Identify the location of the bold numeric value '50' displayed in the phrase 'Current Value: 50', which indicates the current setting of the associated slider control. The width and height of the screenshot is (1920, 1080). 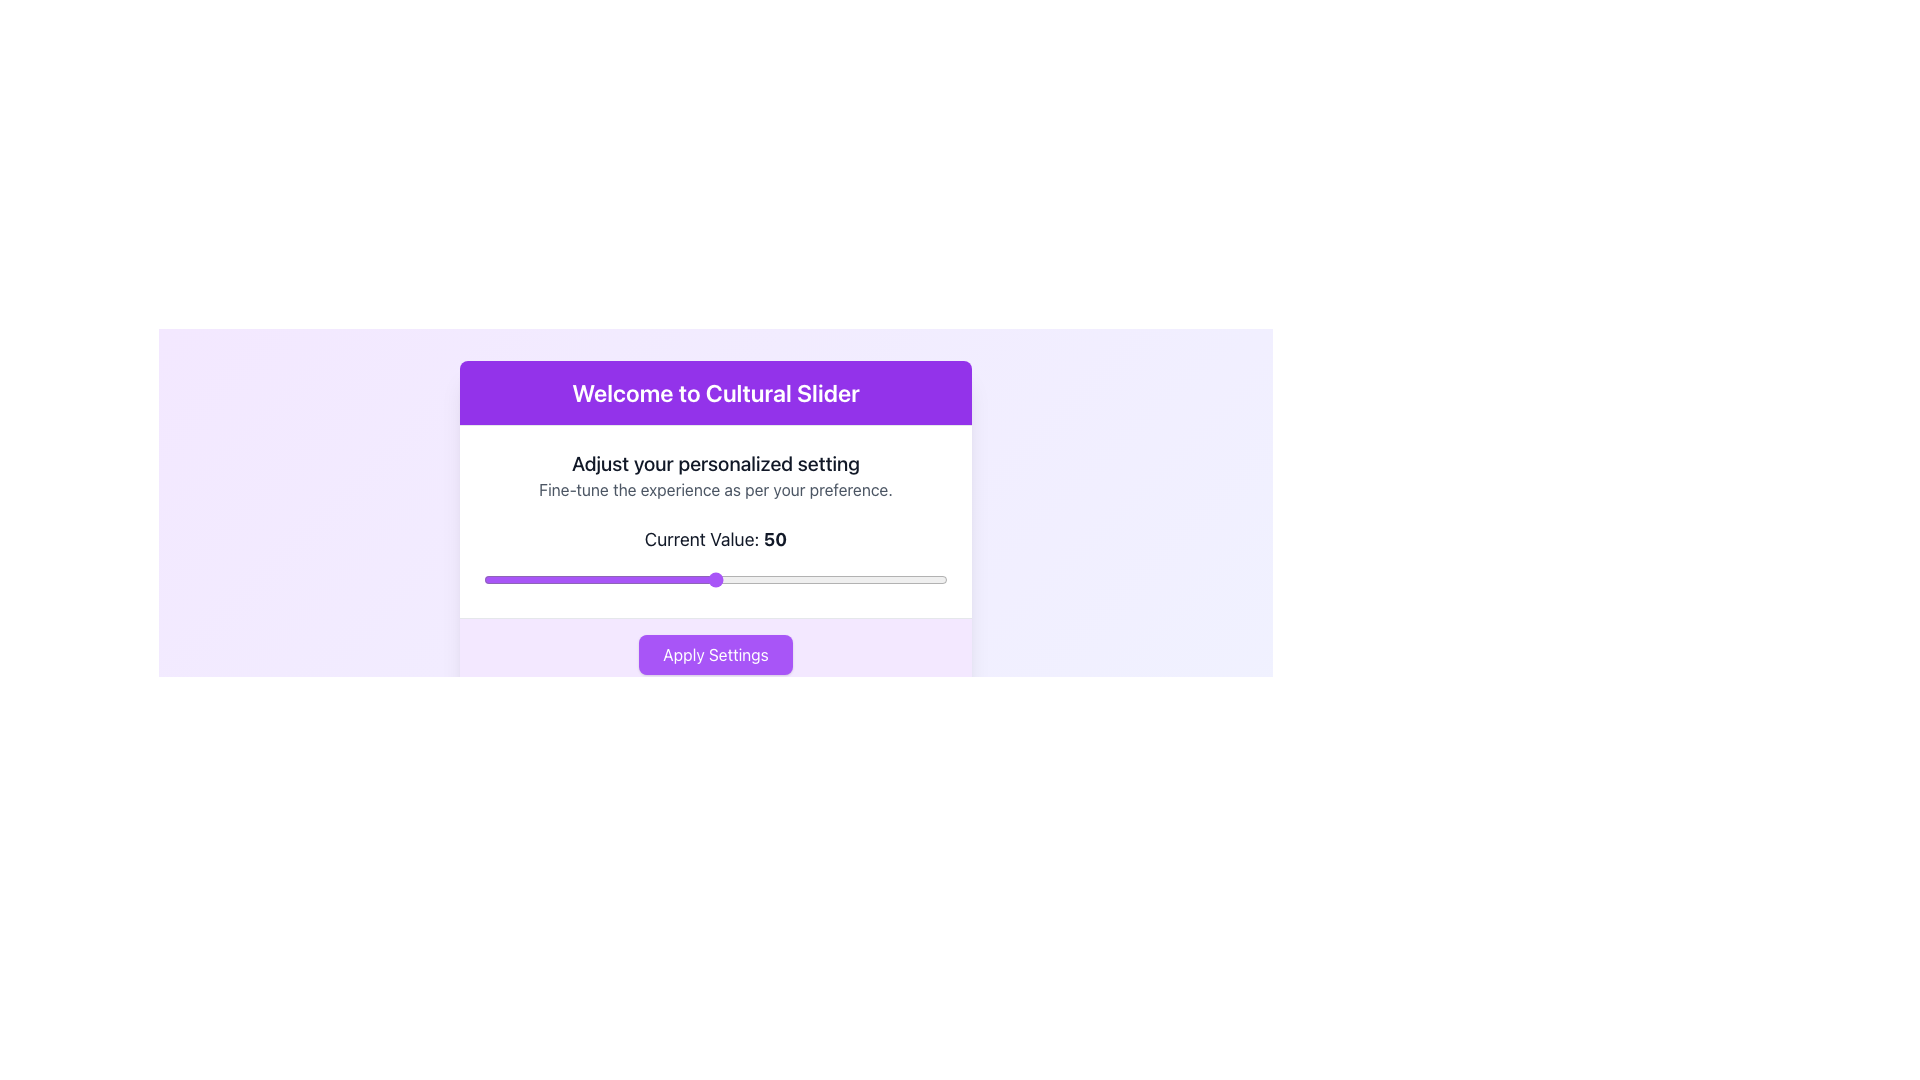
(774, 538).